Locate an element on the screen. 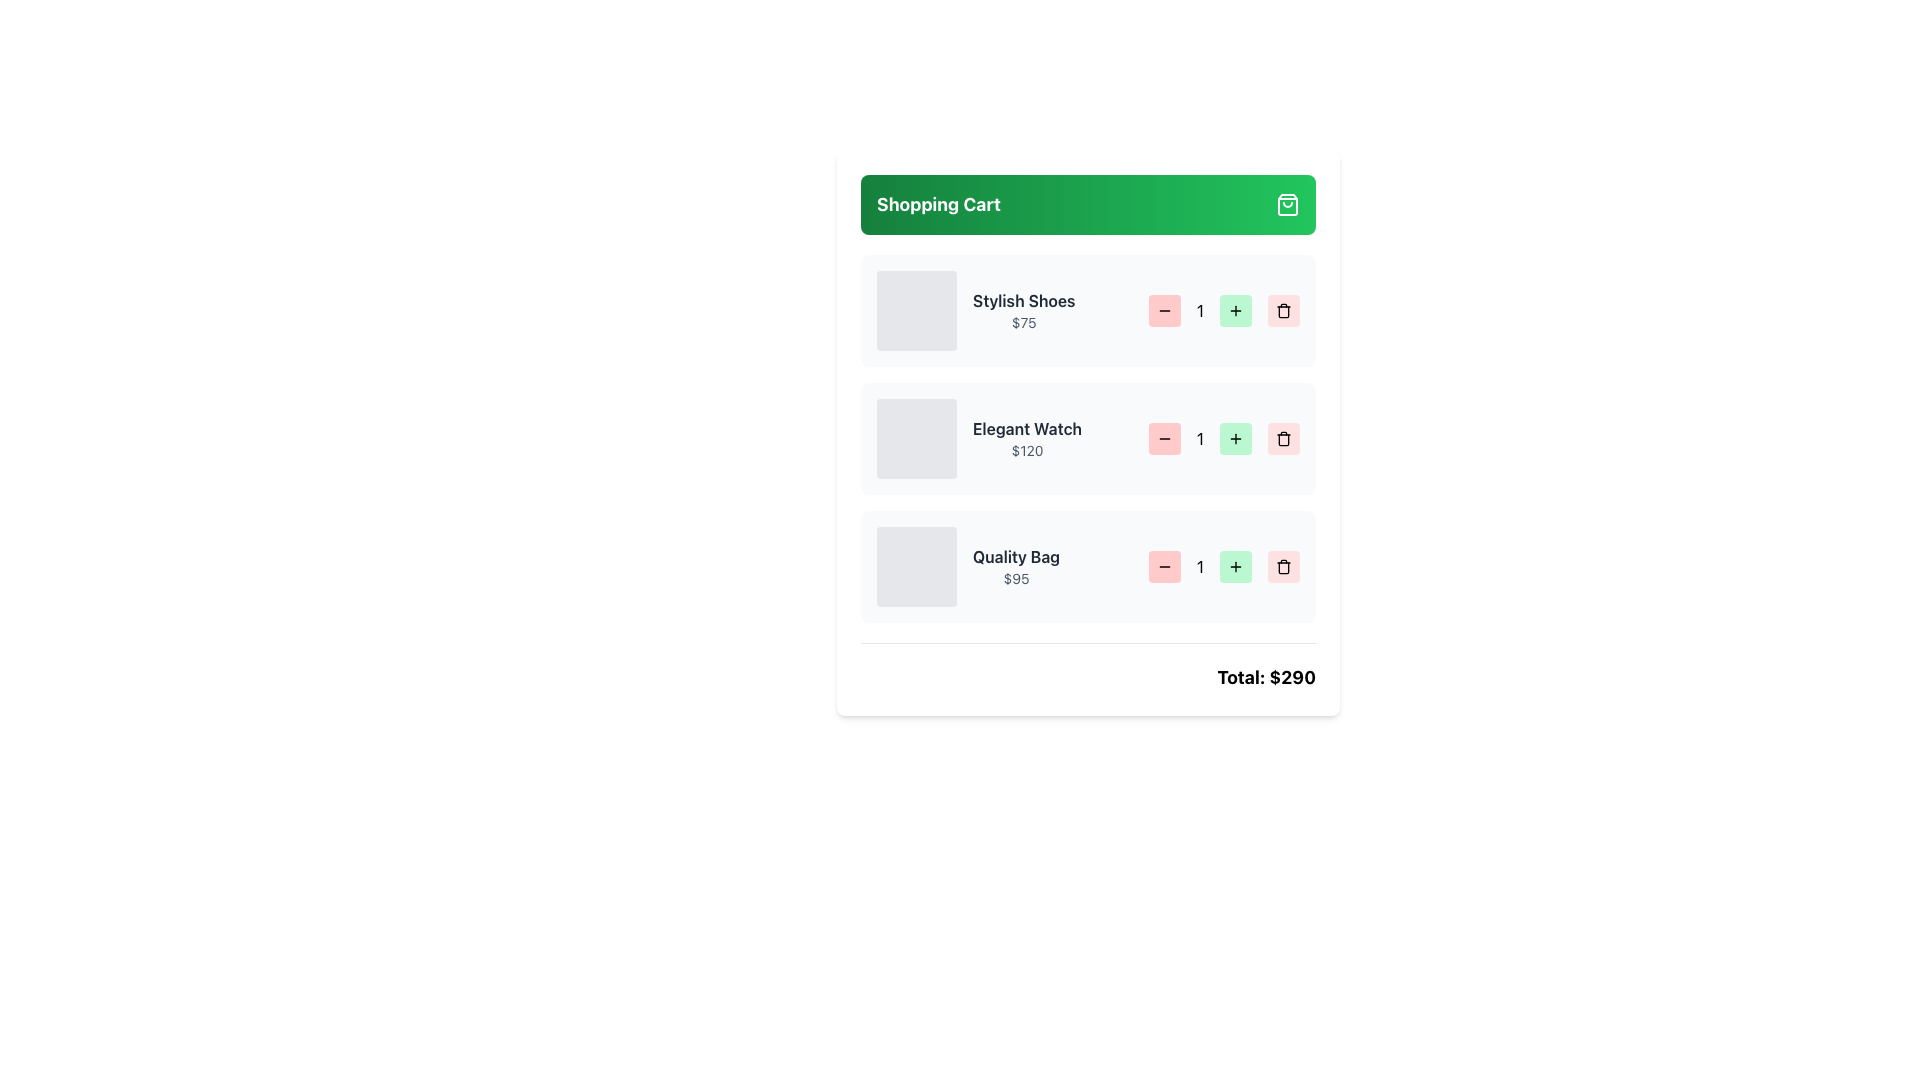 The width and height of the screenshot is (1920, 1080). the delete button icon located to the far right of the row containing the 'Elegant Watch' item to receive a tooltip indicating its function is located at coordinates (1283, 438).